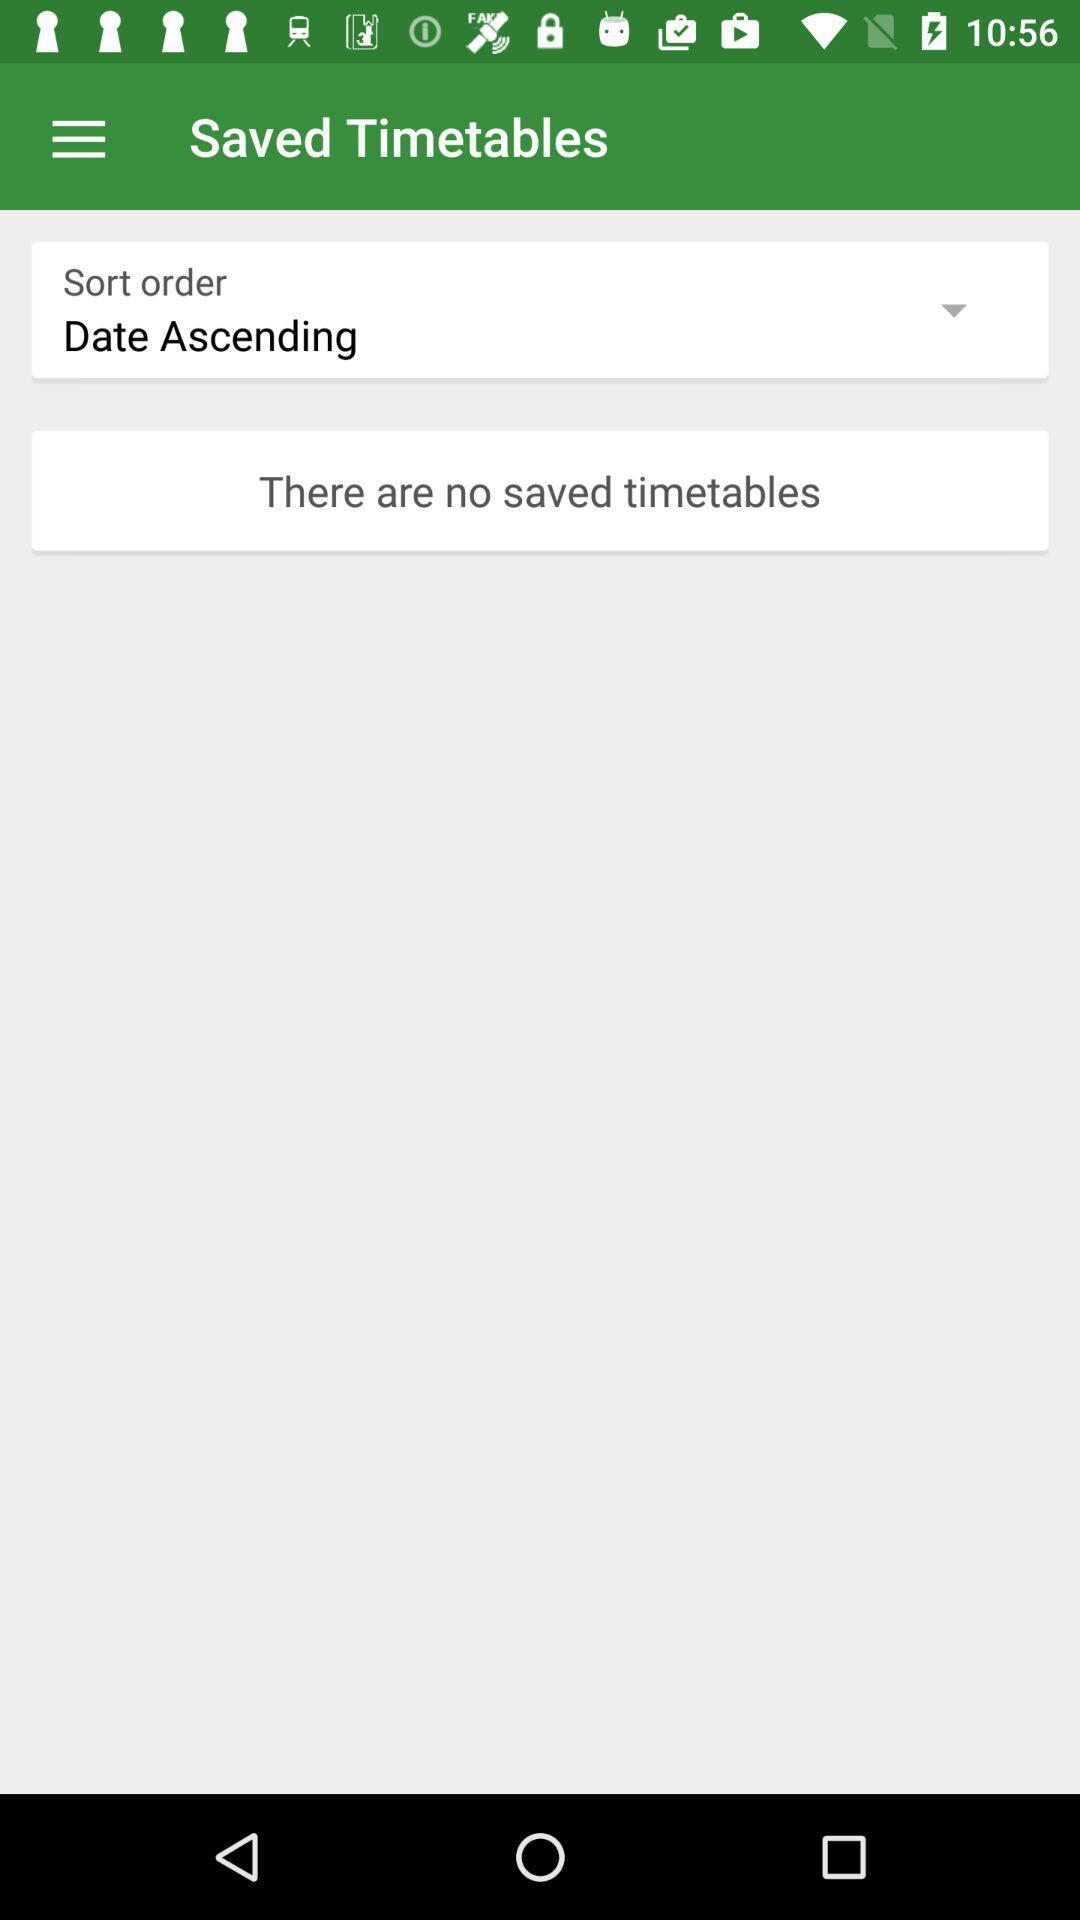 The width and height of the screenshot is (1080, 1920). What do you see at coordinates (88, 135) in the screenshot?
I see `displays a list of options` at bounding box center [88, 135].